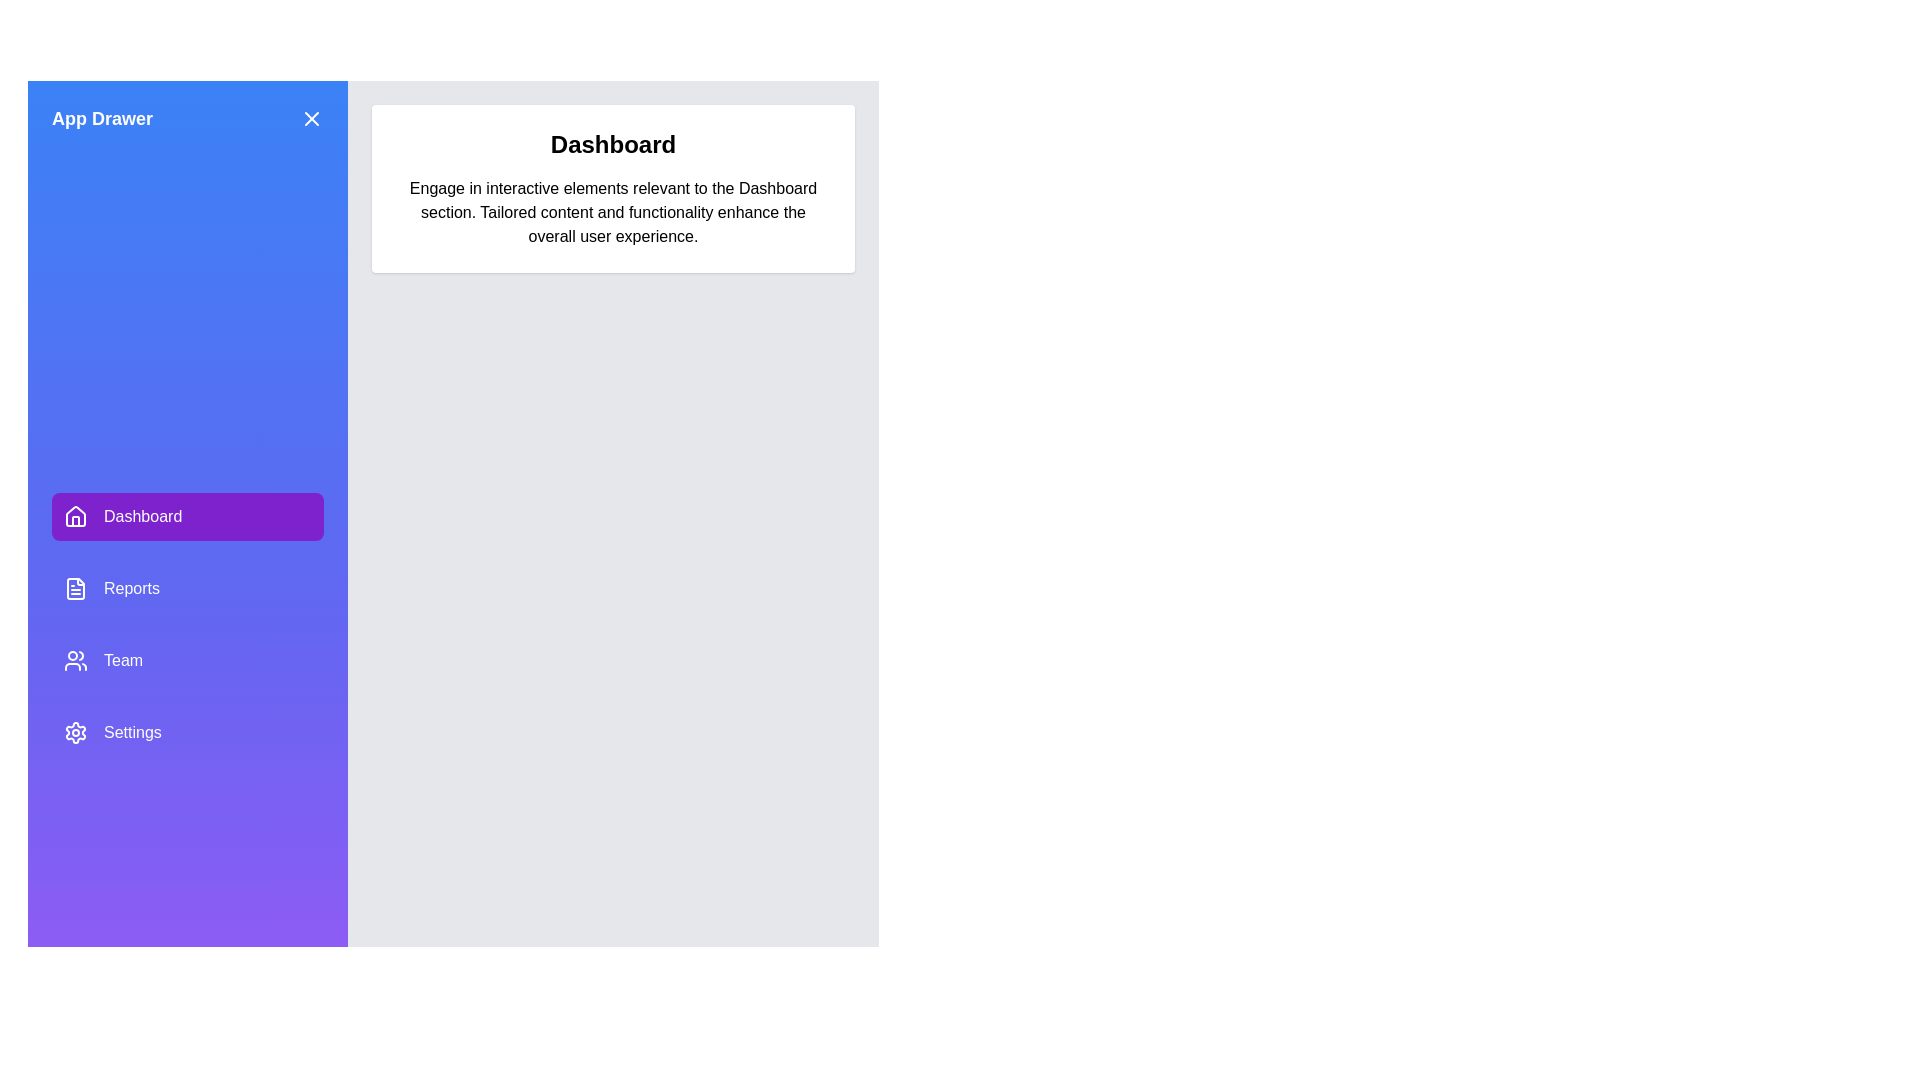  I want to click on the Dashboard from the drawer menu, so click(187, 515).